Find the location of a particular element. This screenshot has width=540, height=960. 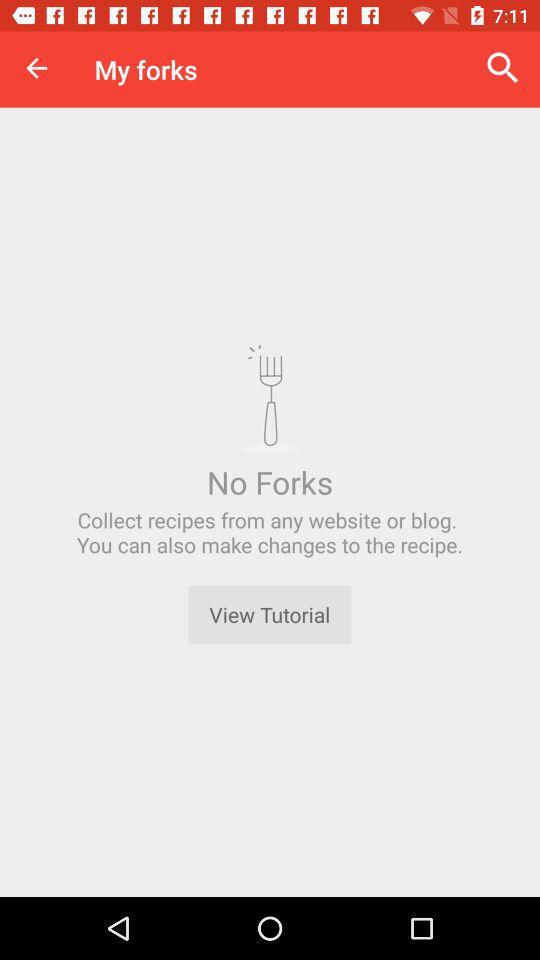

item next to my forks is located at coordinates (36, 68).